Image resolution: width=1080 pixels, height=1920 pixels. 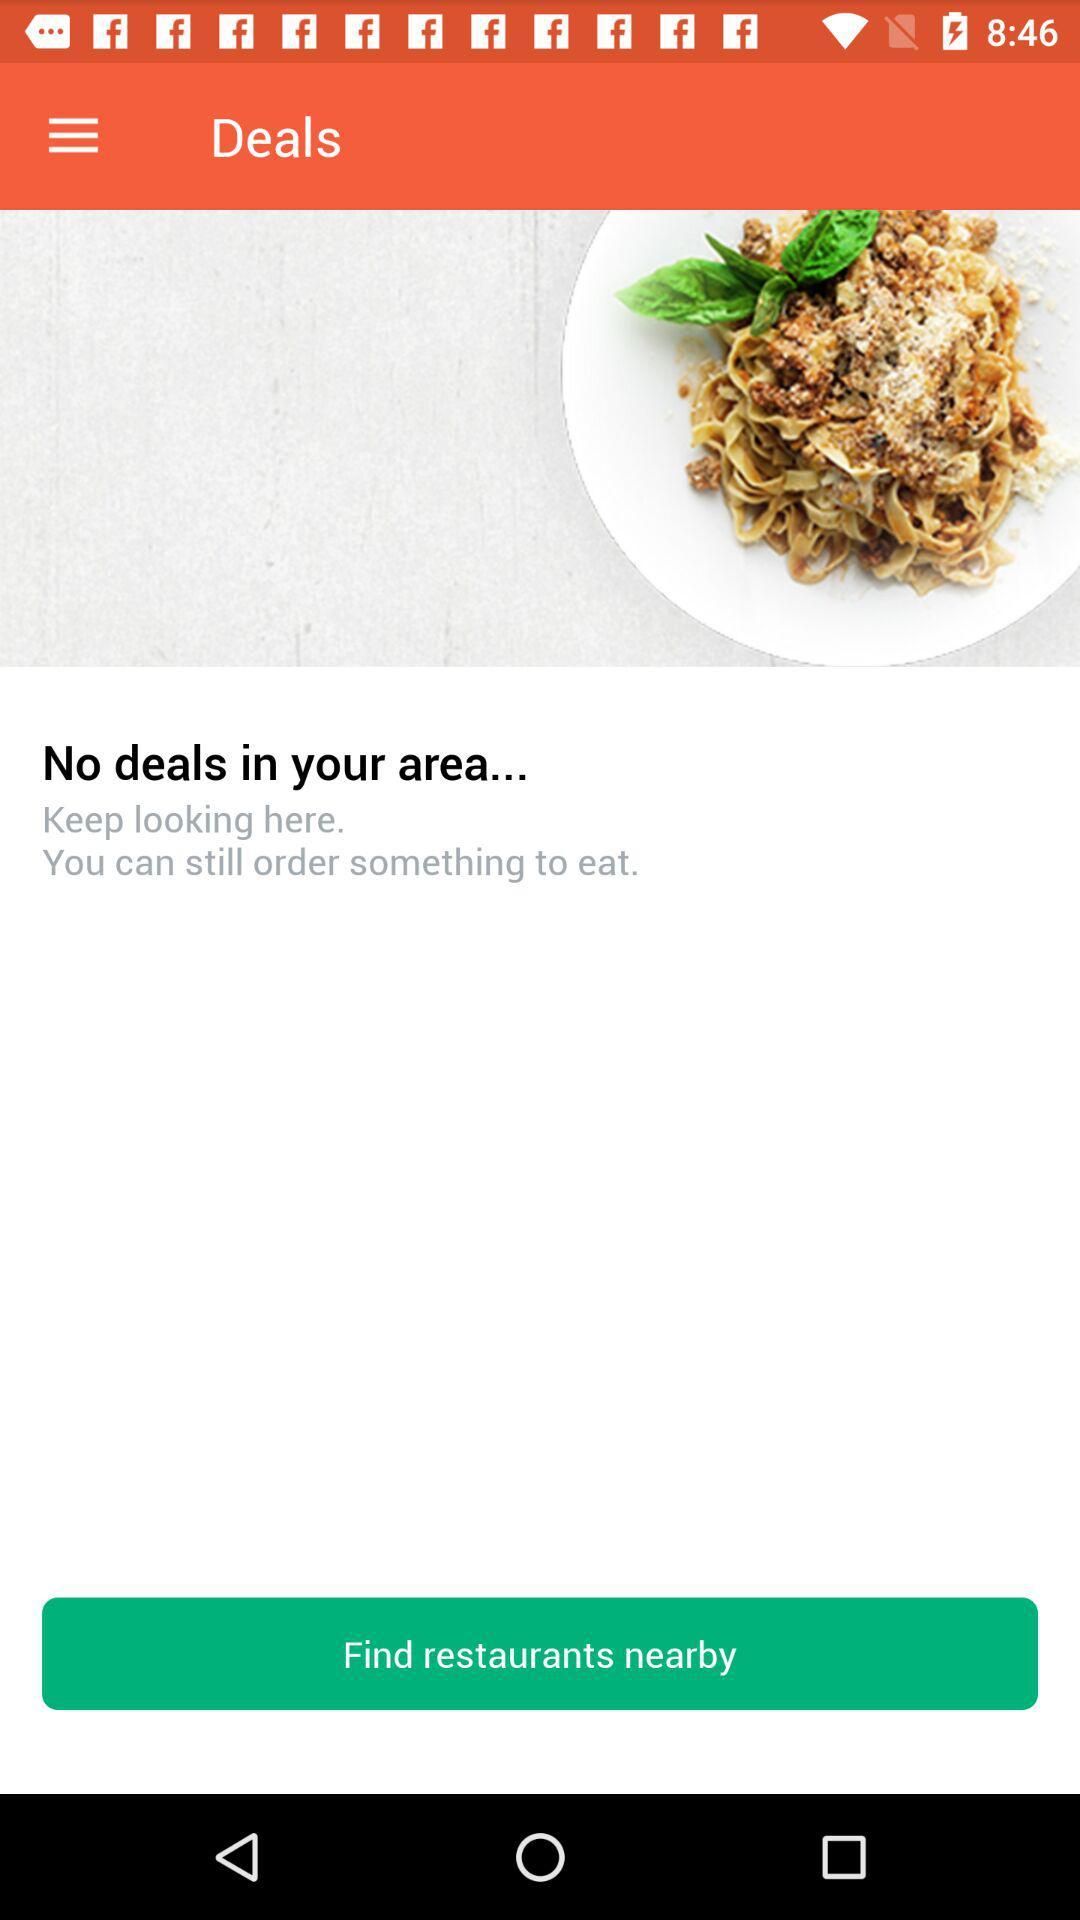 What do you see at coordinates (540, 1653) in the screenshot?
I see `the find restaurants nearby icon` at bounding box center [540, 1653].